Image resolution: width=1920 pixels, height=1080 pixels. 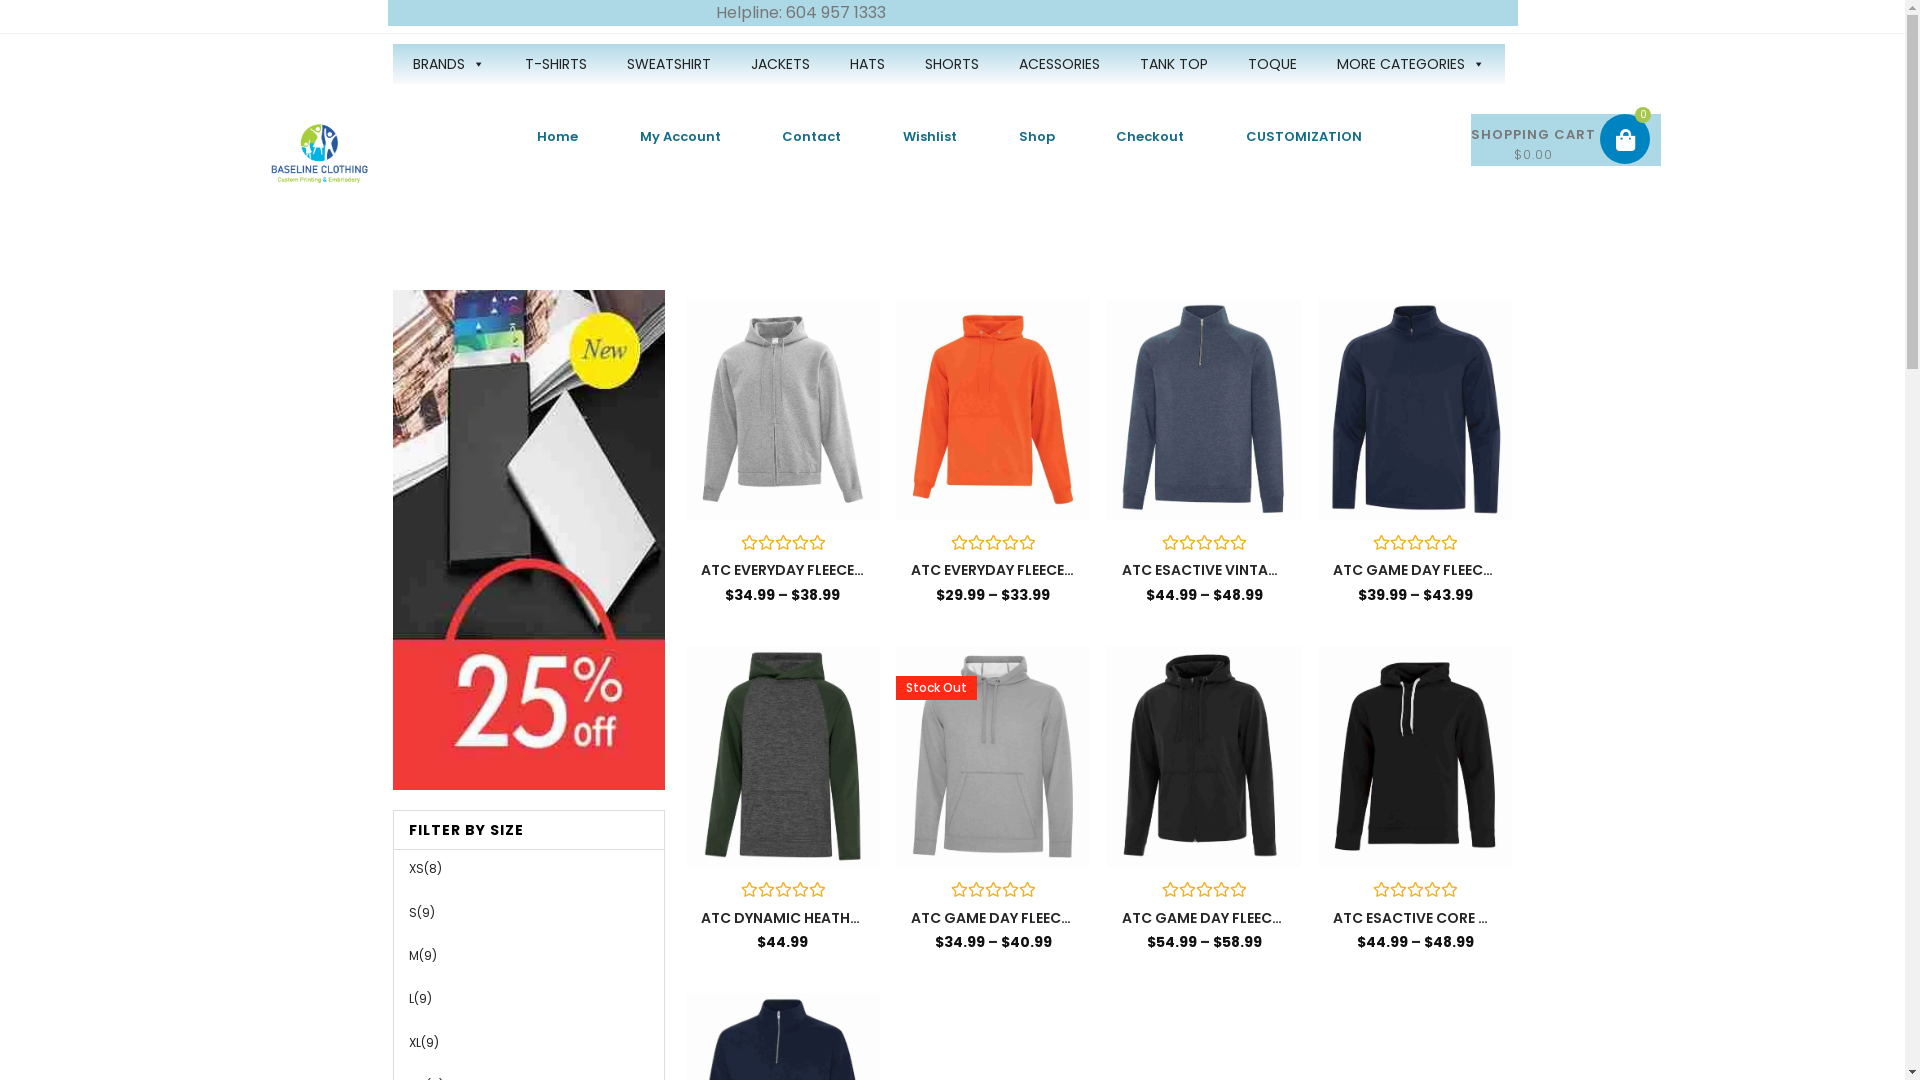 What do you see at coordinates (1151, 136) in the screenshot?
I see `'Checkout'` at bounding box center [1151, 136].